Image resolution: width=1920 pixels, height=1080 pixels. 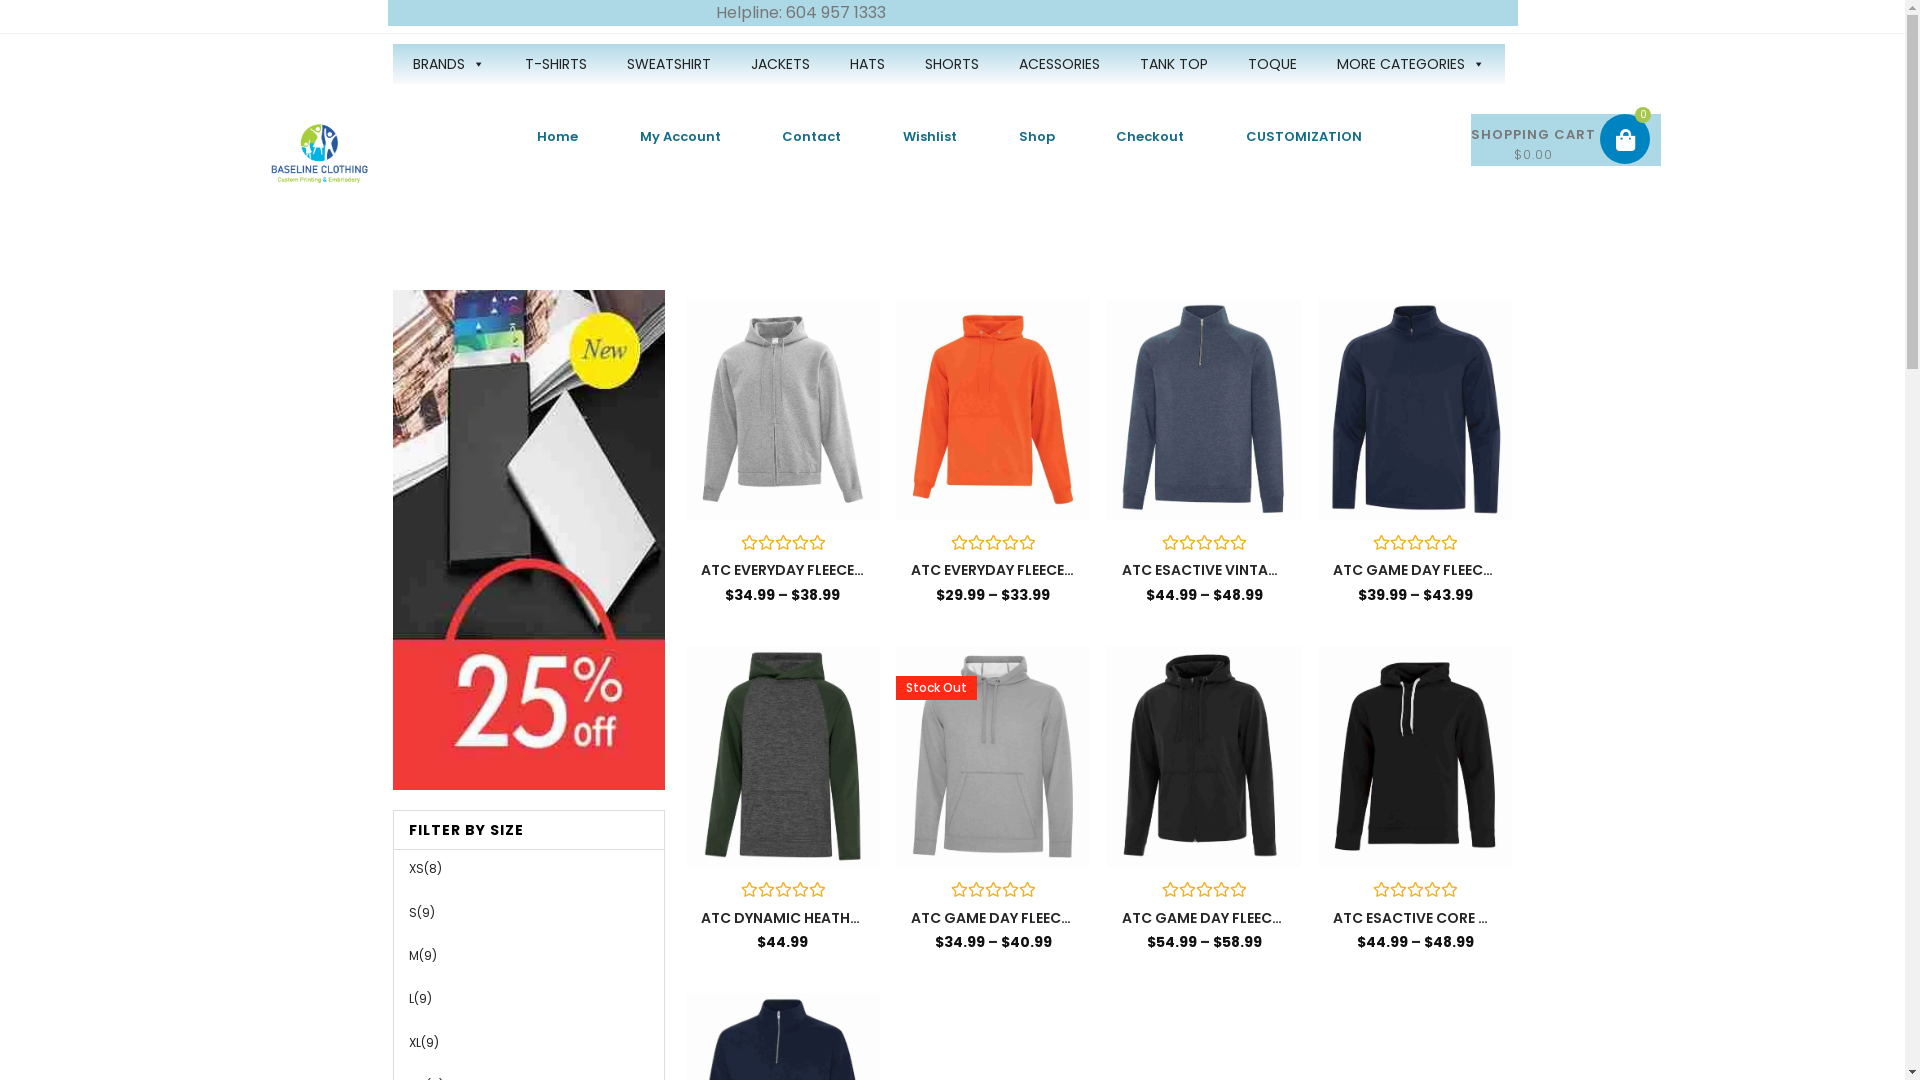 What do you see at coordinates (1151, 136) in the screenshot?
I see `'Checkout'` at bounding box center [1151, 136].